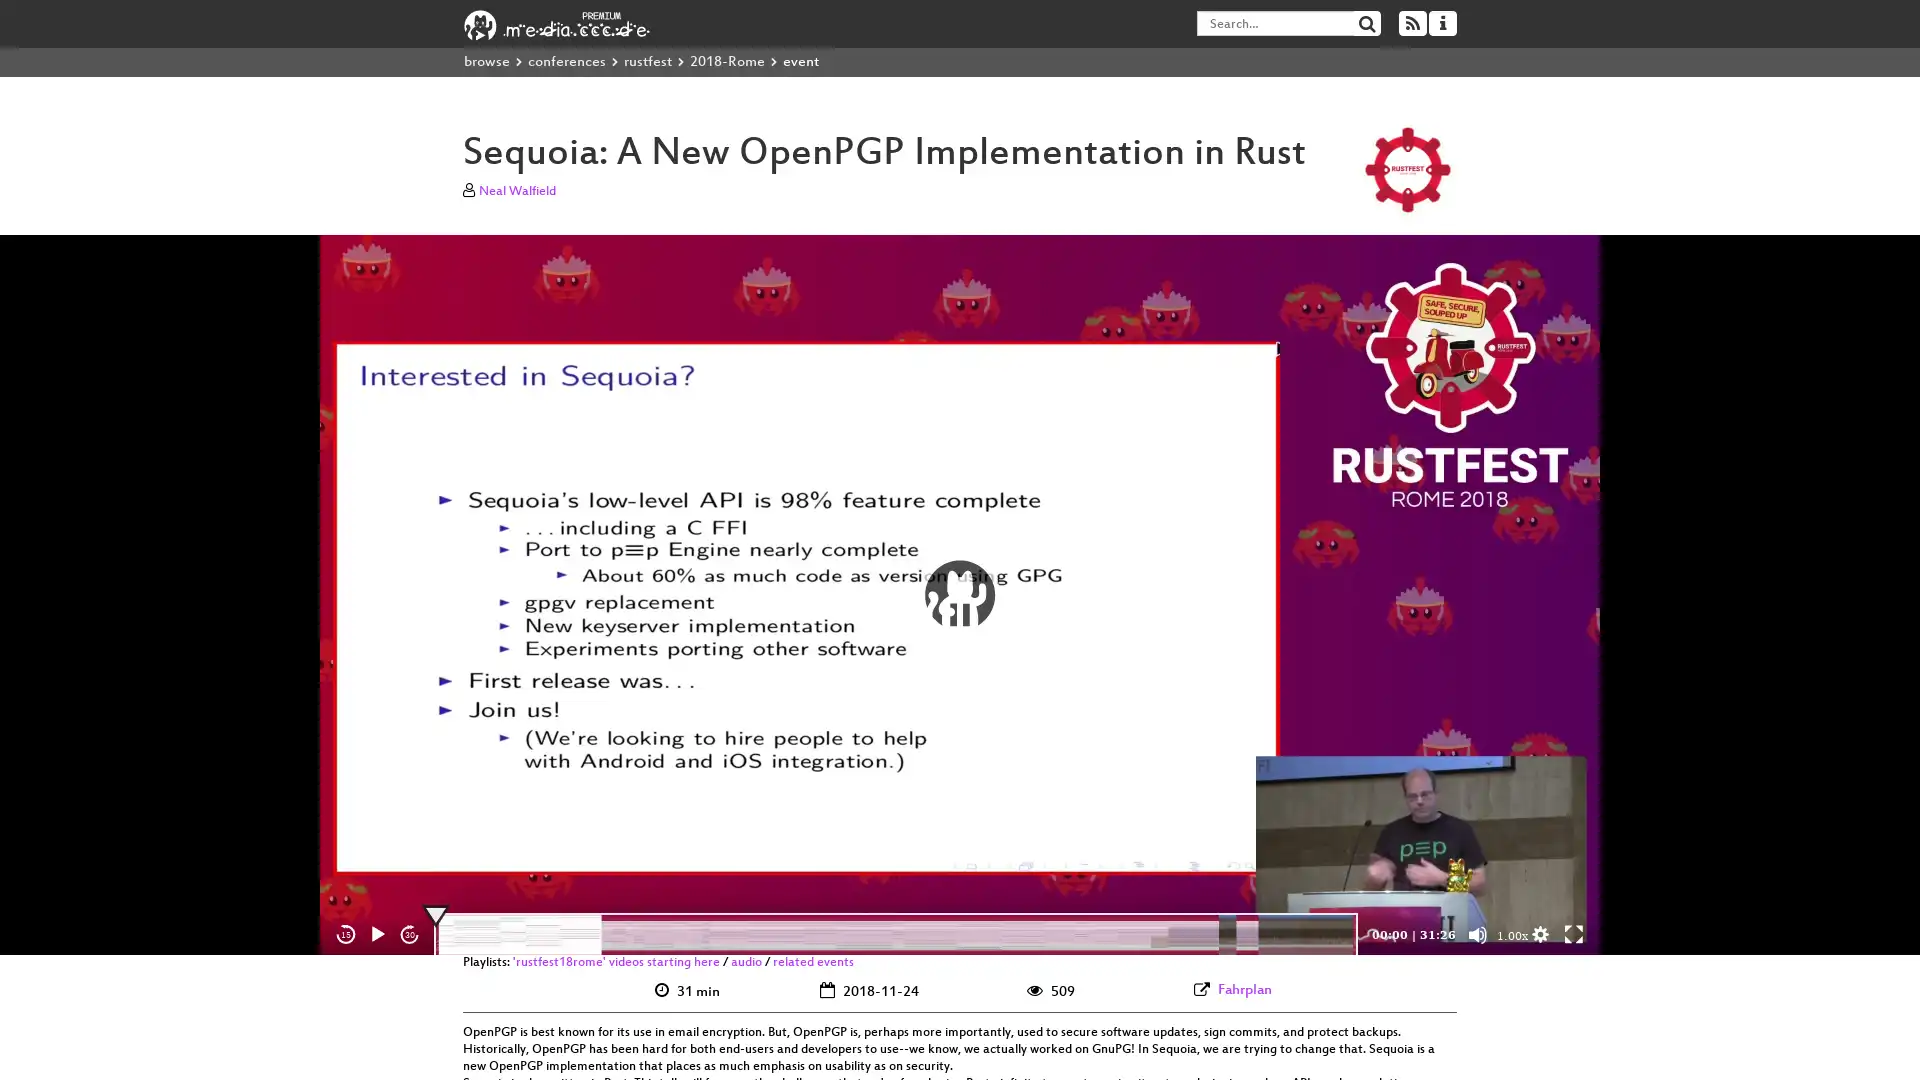 This screenshot has height=1080, width=1920. I want to click on Jump forward 30 seconds, so click(408, 934).